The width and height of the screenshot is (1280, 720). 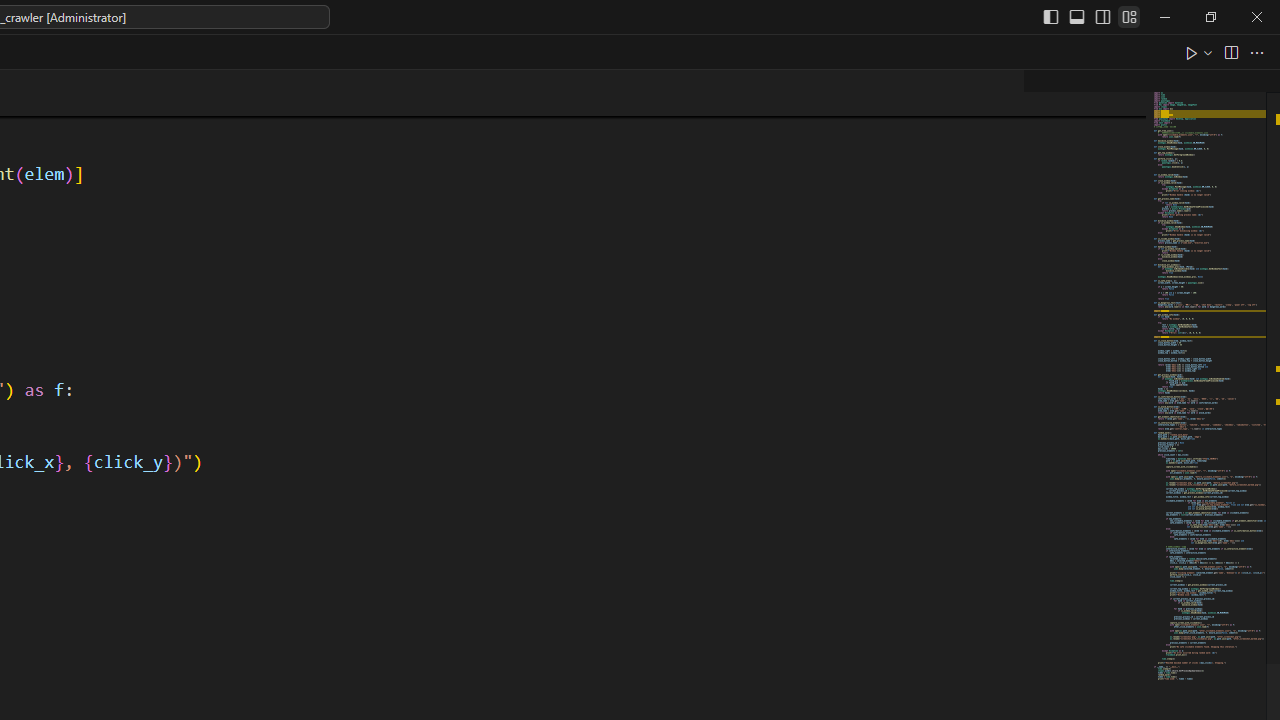 What do you see at coordinates (1101, 16) in the screenshot?
I see `'Toggle Secondary Side Bar (Ctrl+Alt+B)'` at bounding box center [1101, 16].